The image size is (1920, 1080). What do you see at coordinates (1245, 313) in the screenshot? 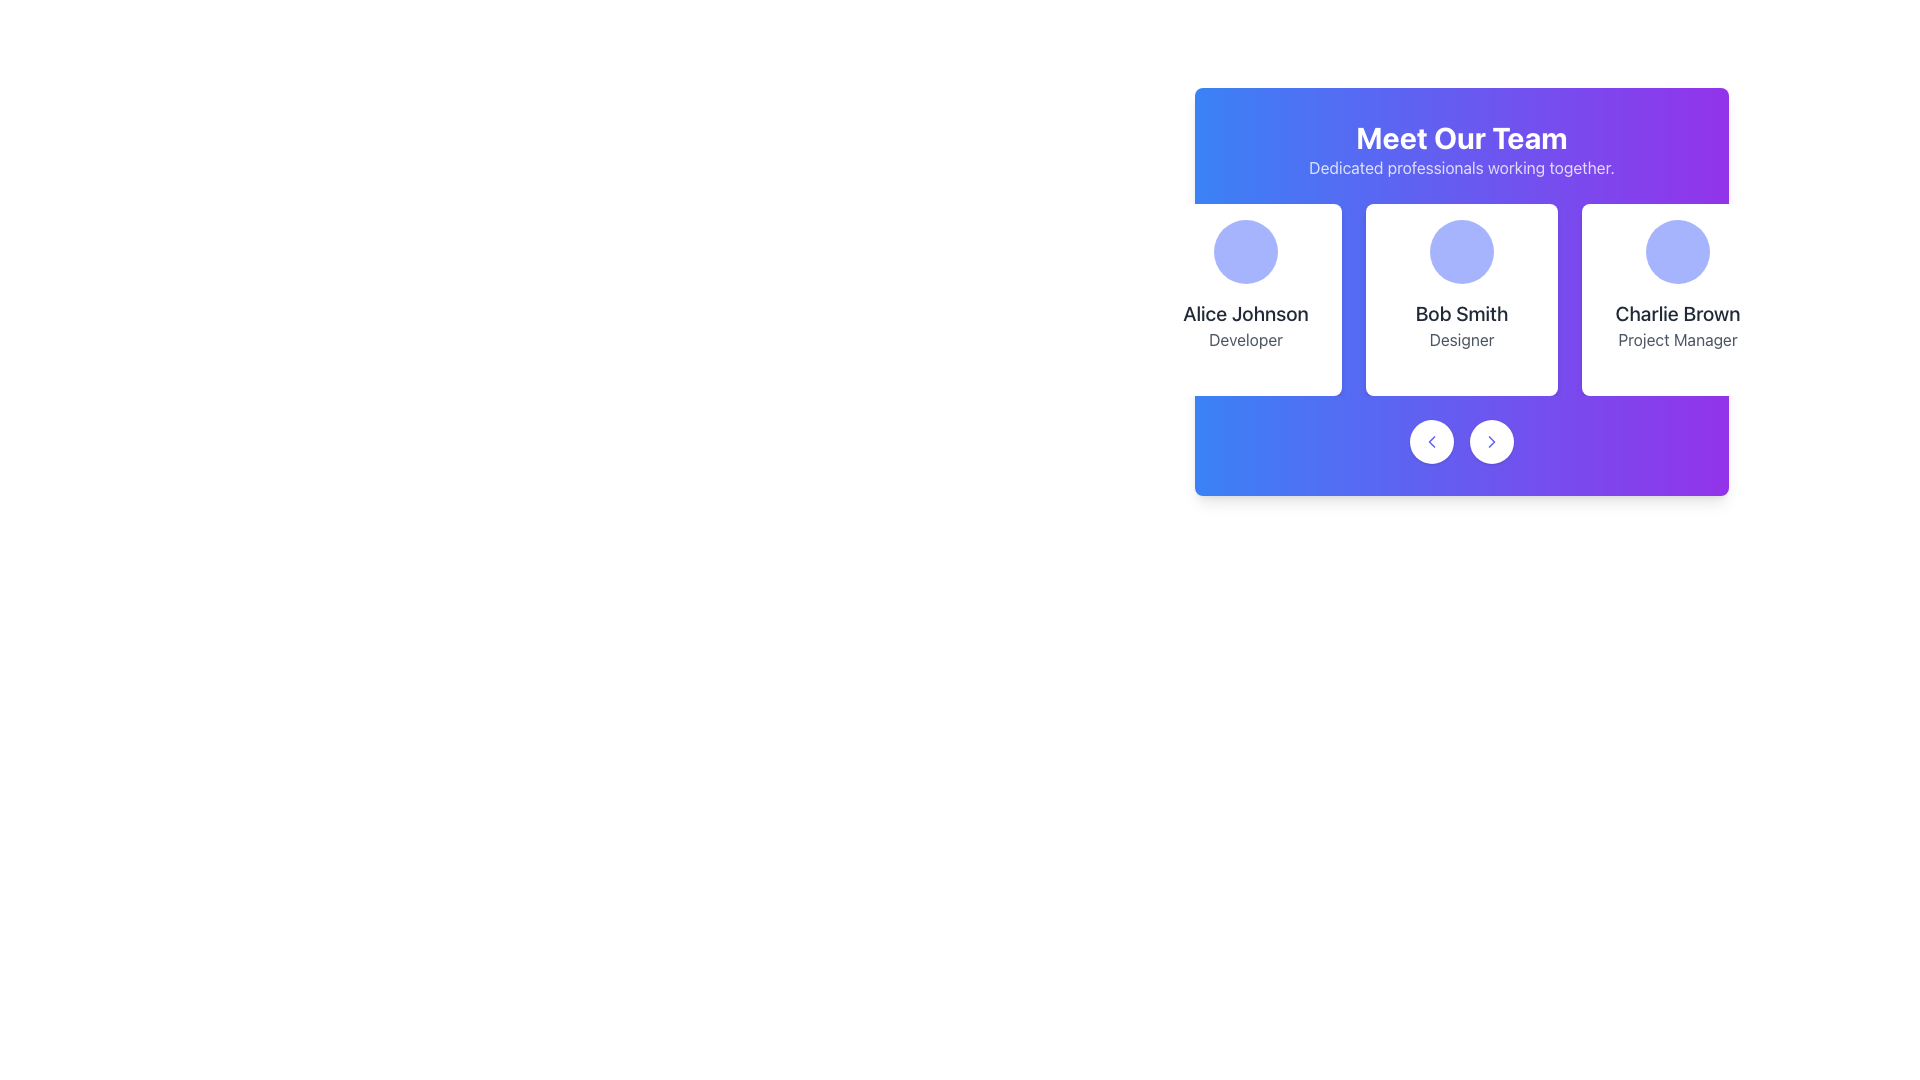
I see `the static text label indicating the name of a person, which is located below the circular avatar and above the subtitle 'Developer'` at bounding box center [1245, 313].